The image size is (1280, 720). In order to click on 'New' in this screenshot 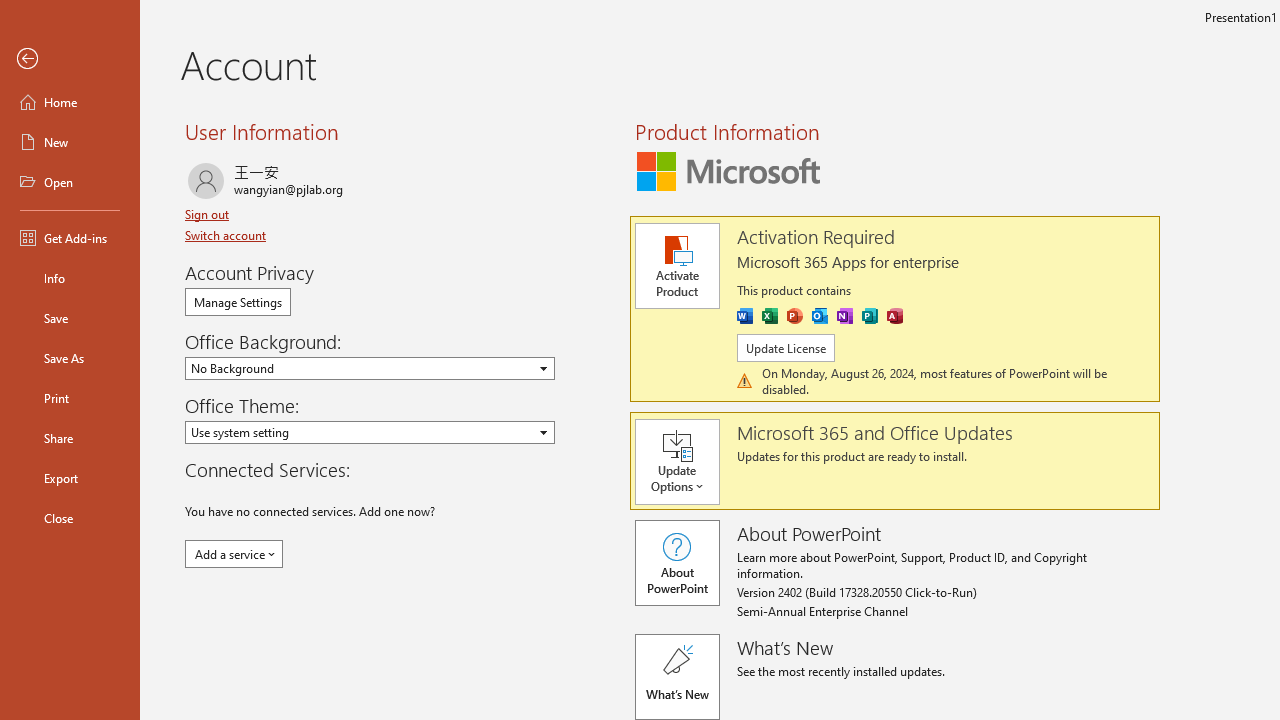, I will do `click(69, 140)`.